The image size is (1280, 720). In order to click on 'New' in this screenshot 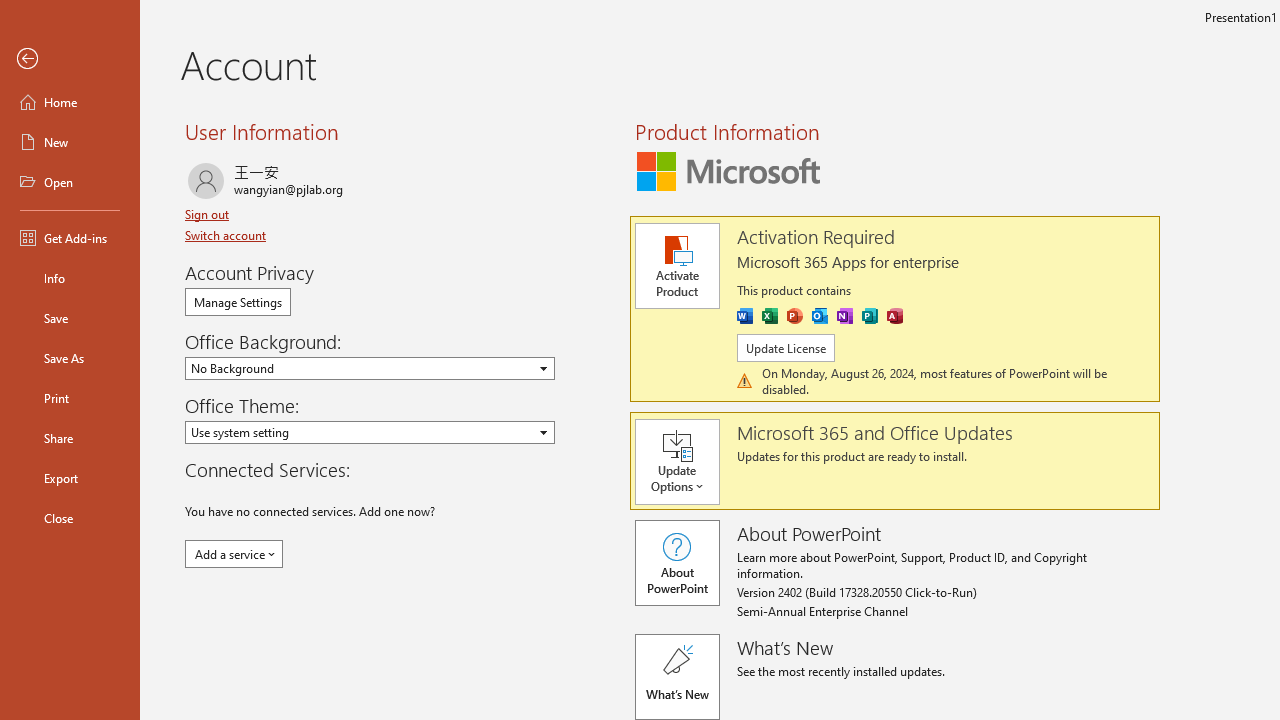, I will do `click(69, 140)`.